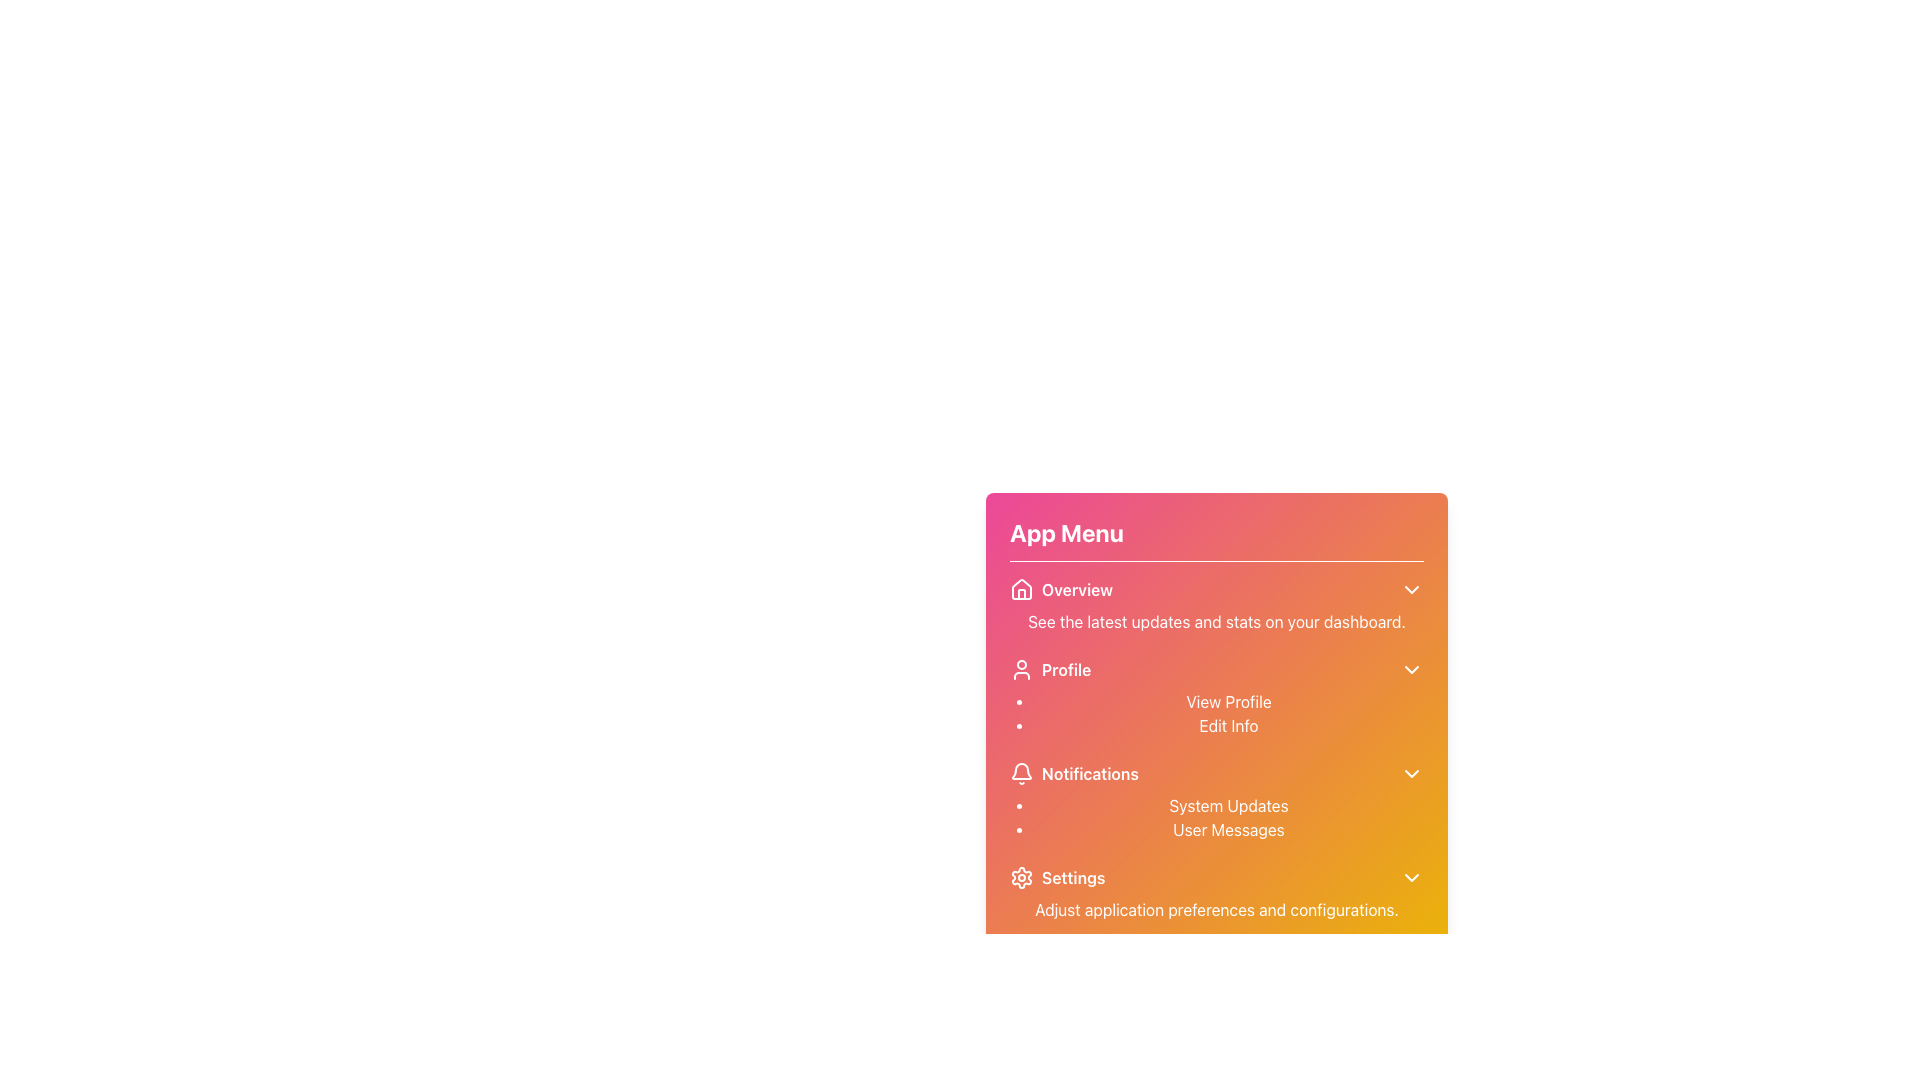 The width and height of the screenshot is (1920, 1080). Describe the element at coordinates (1227, 725) in the screenshot. I see `the second menu item under the 'Profile' section, which is located directly below the 'View Profile' option` at that location.